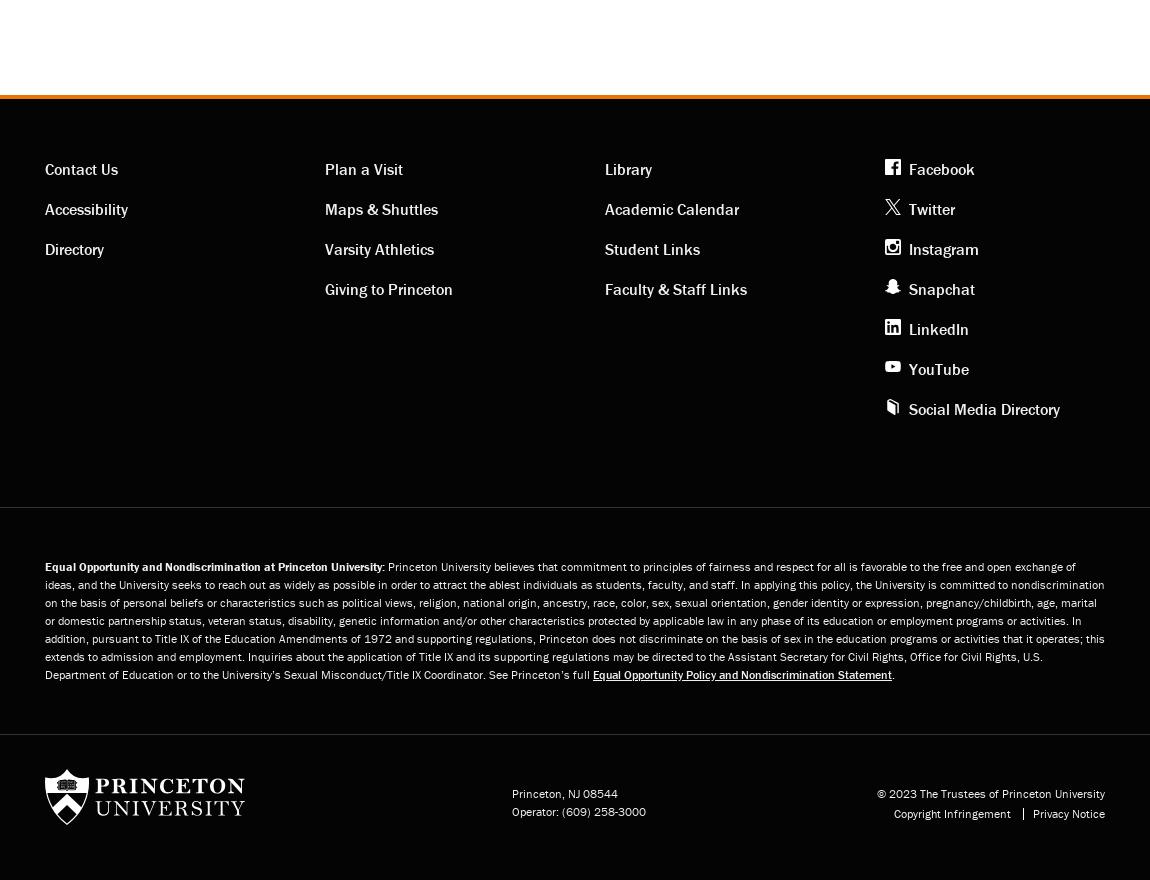 The width and height of the screenshot is (1150, 880). What do you see at coordinates (938, 326) in the screenshot?
I see `'LinkedIn'` at bounding box center [938, 326].